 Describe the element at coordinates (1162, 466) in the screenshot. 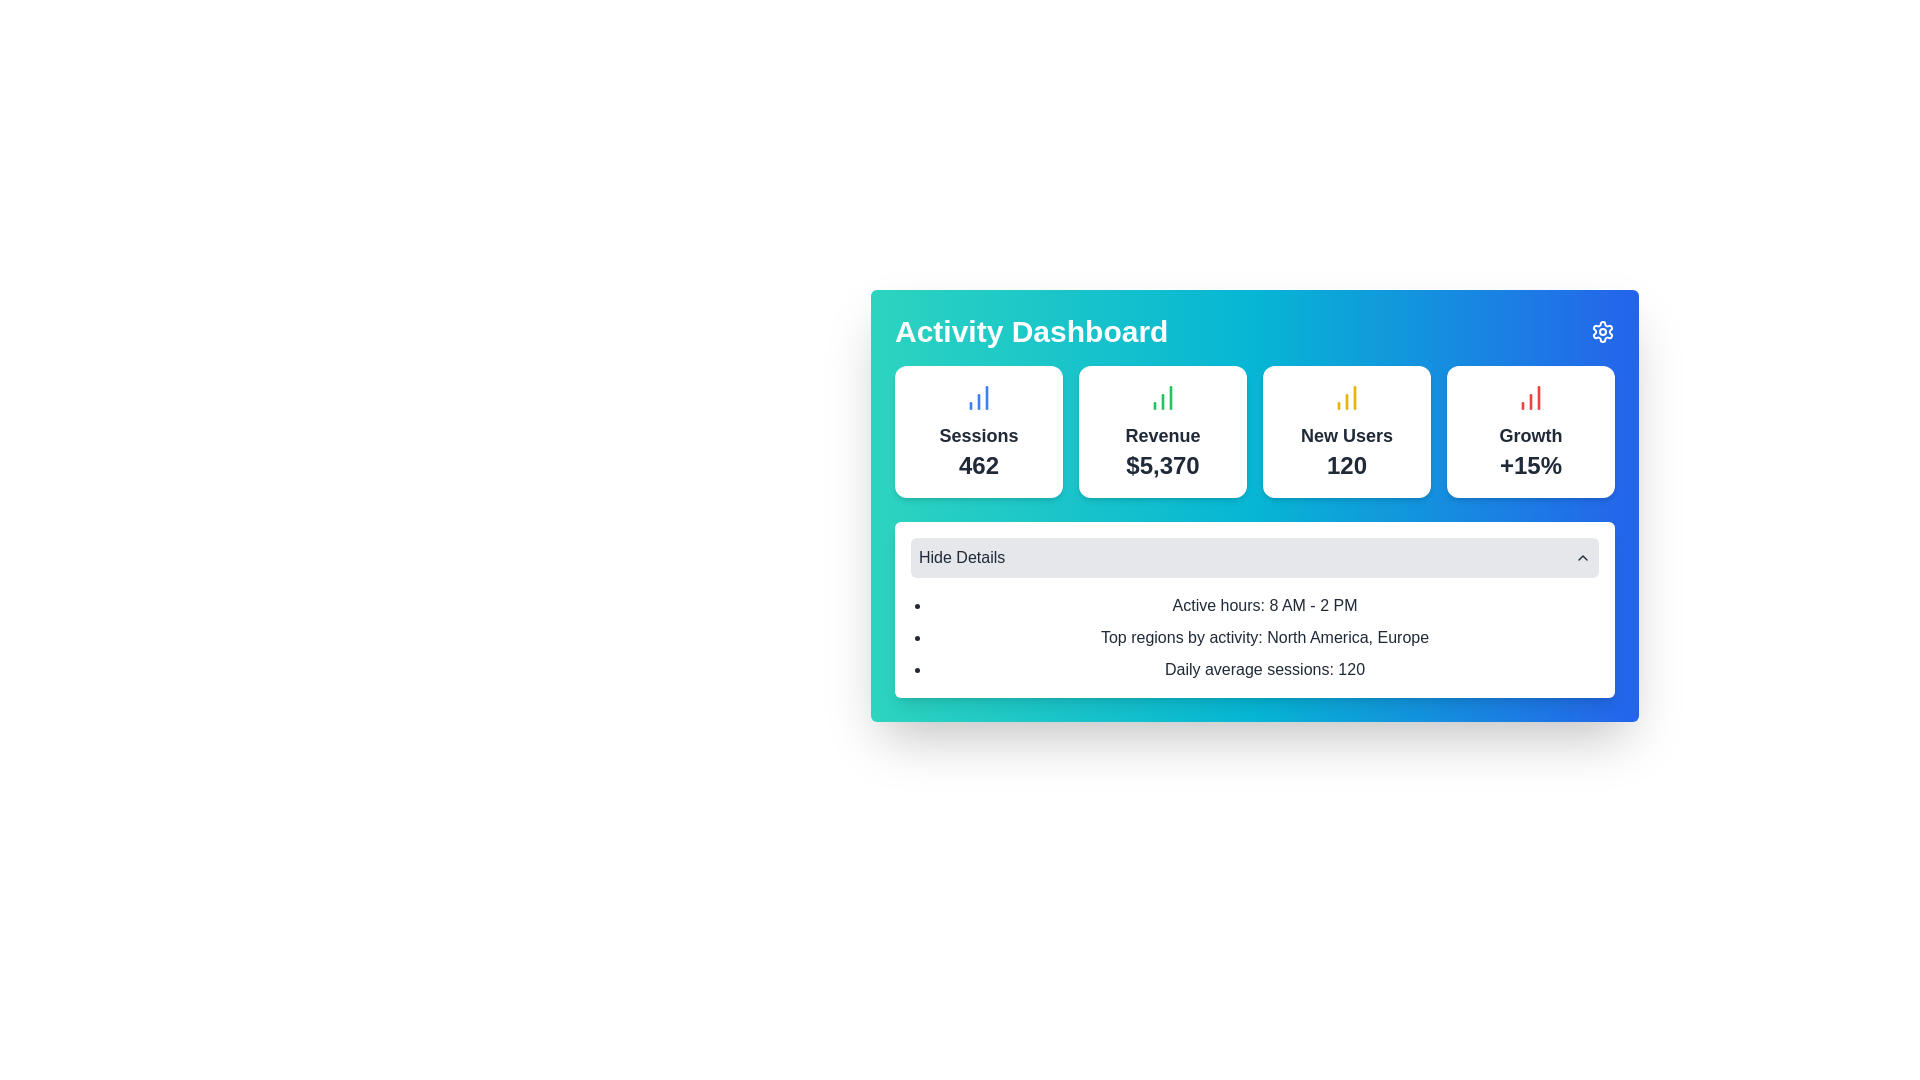

I see `the Text Display that shows the current revenue value, which is positioned below the 'Revenue' label in the dashboard` at that location.